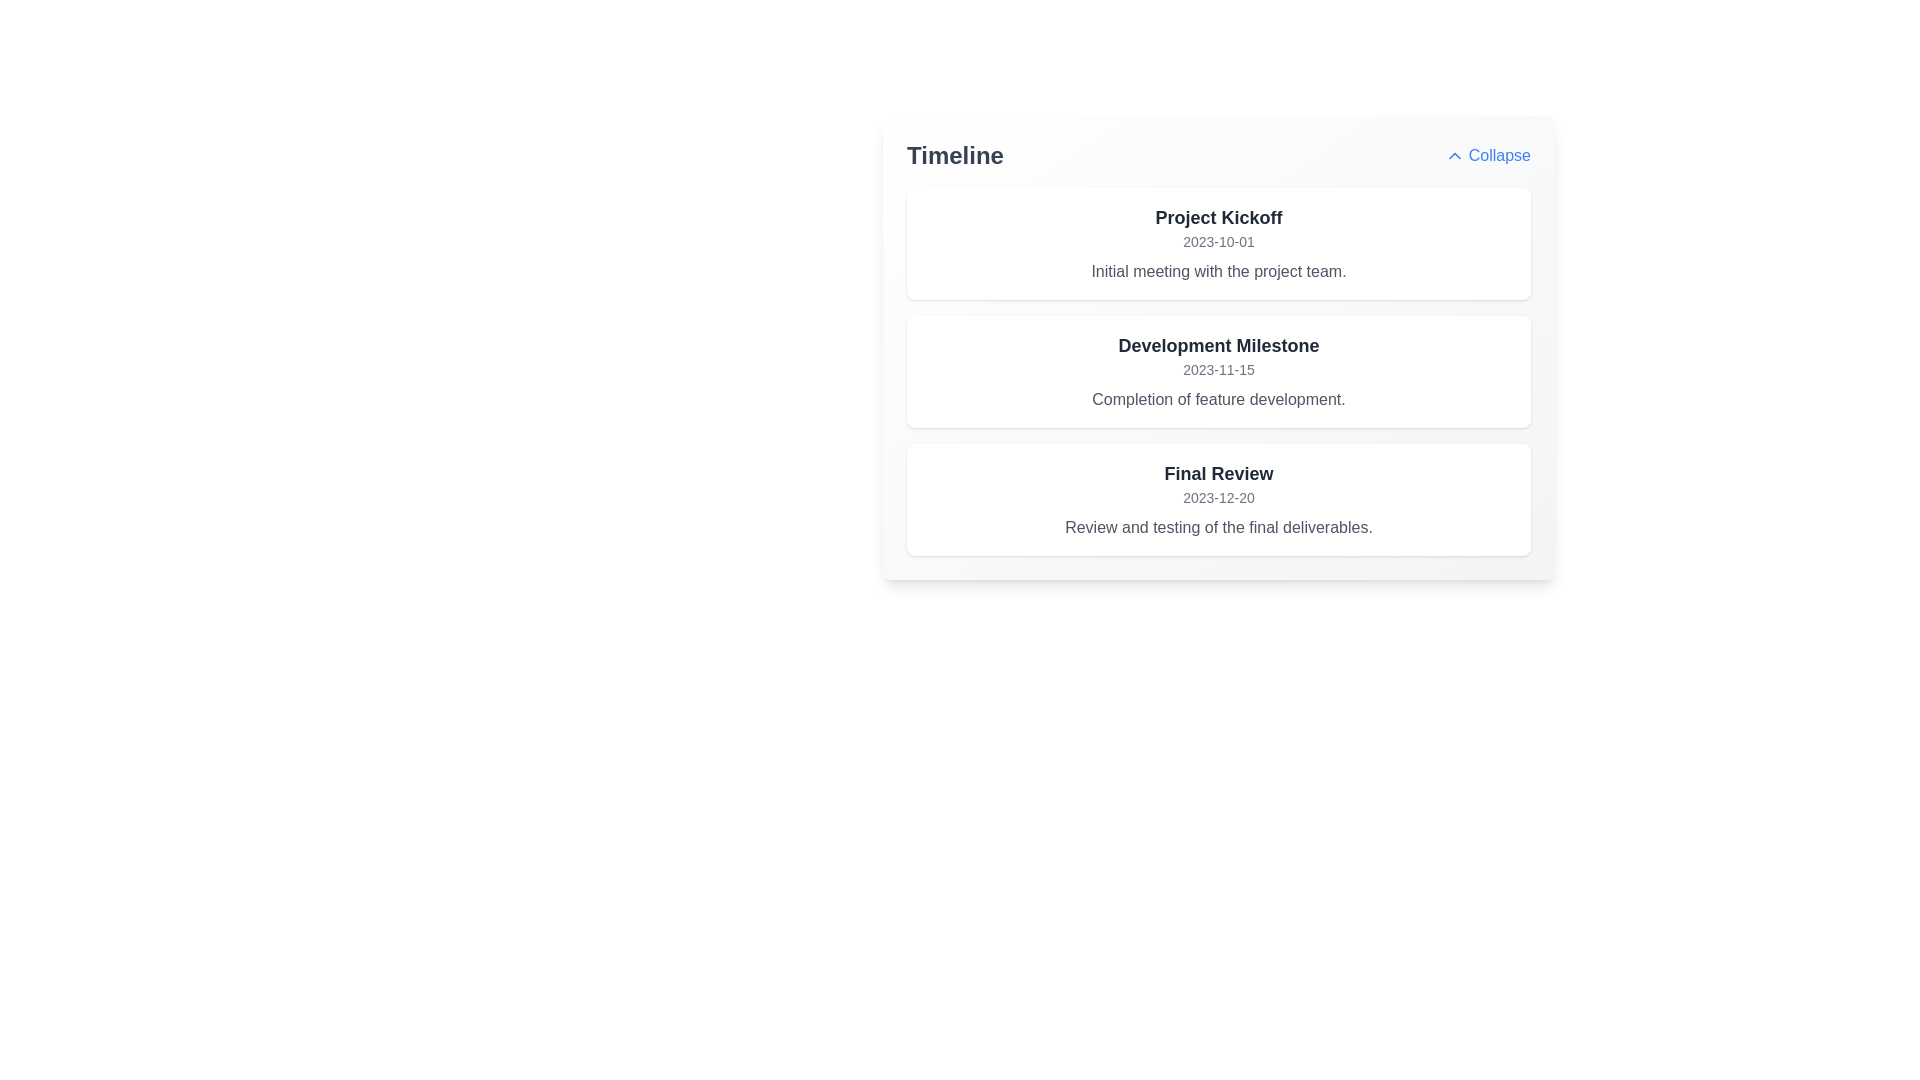 Image resolution: width=1920 pixels, height=1080 pixels. What do you see at coordinates (1218, 345) in the screenshot?
I see `the Text label that serves as a title for a milestone entry in the timeline interface, located within the card layout under the 'Timeline' section` at bounding box center [1218, 345].